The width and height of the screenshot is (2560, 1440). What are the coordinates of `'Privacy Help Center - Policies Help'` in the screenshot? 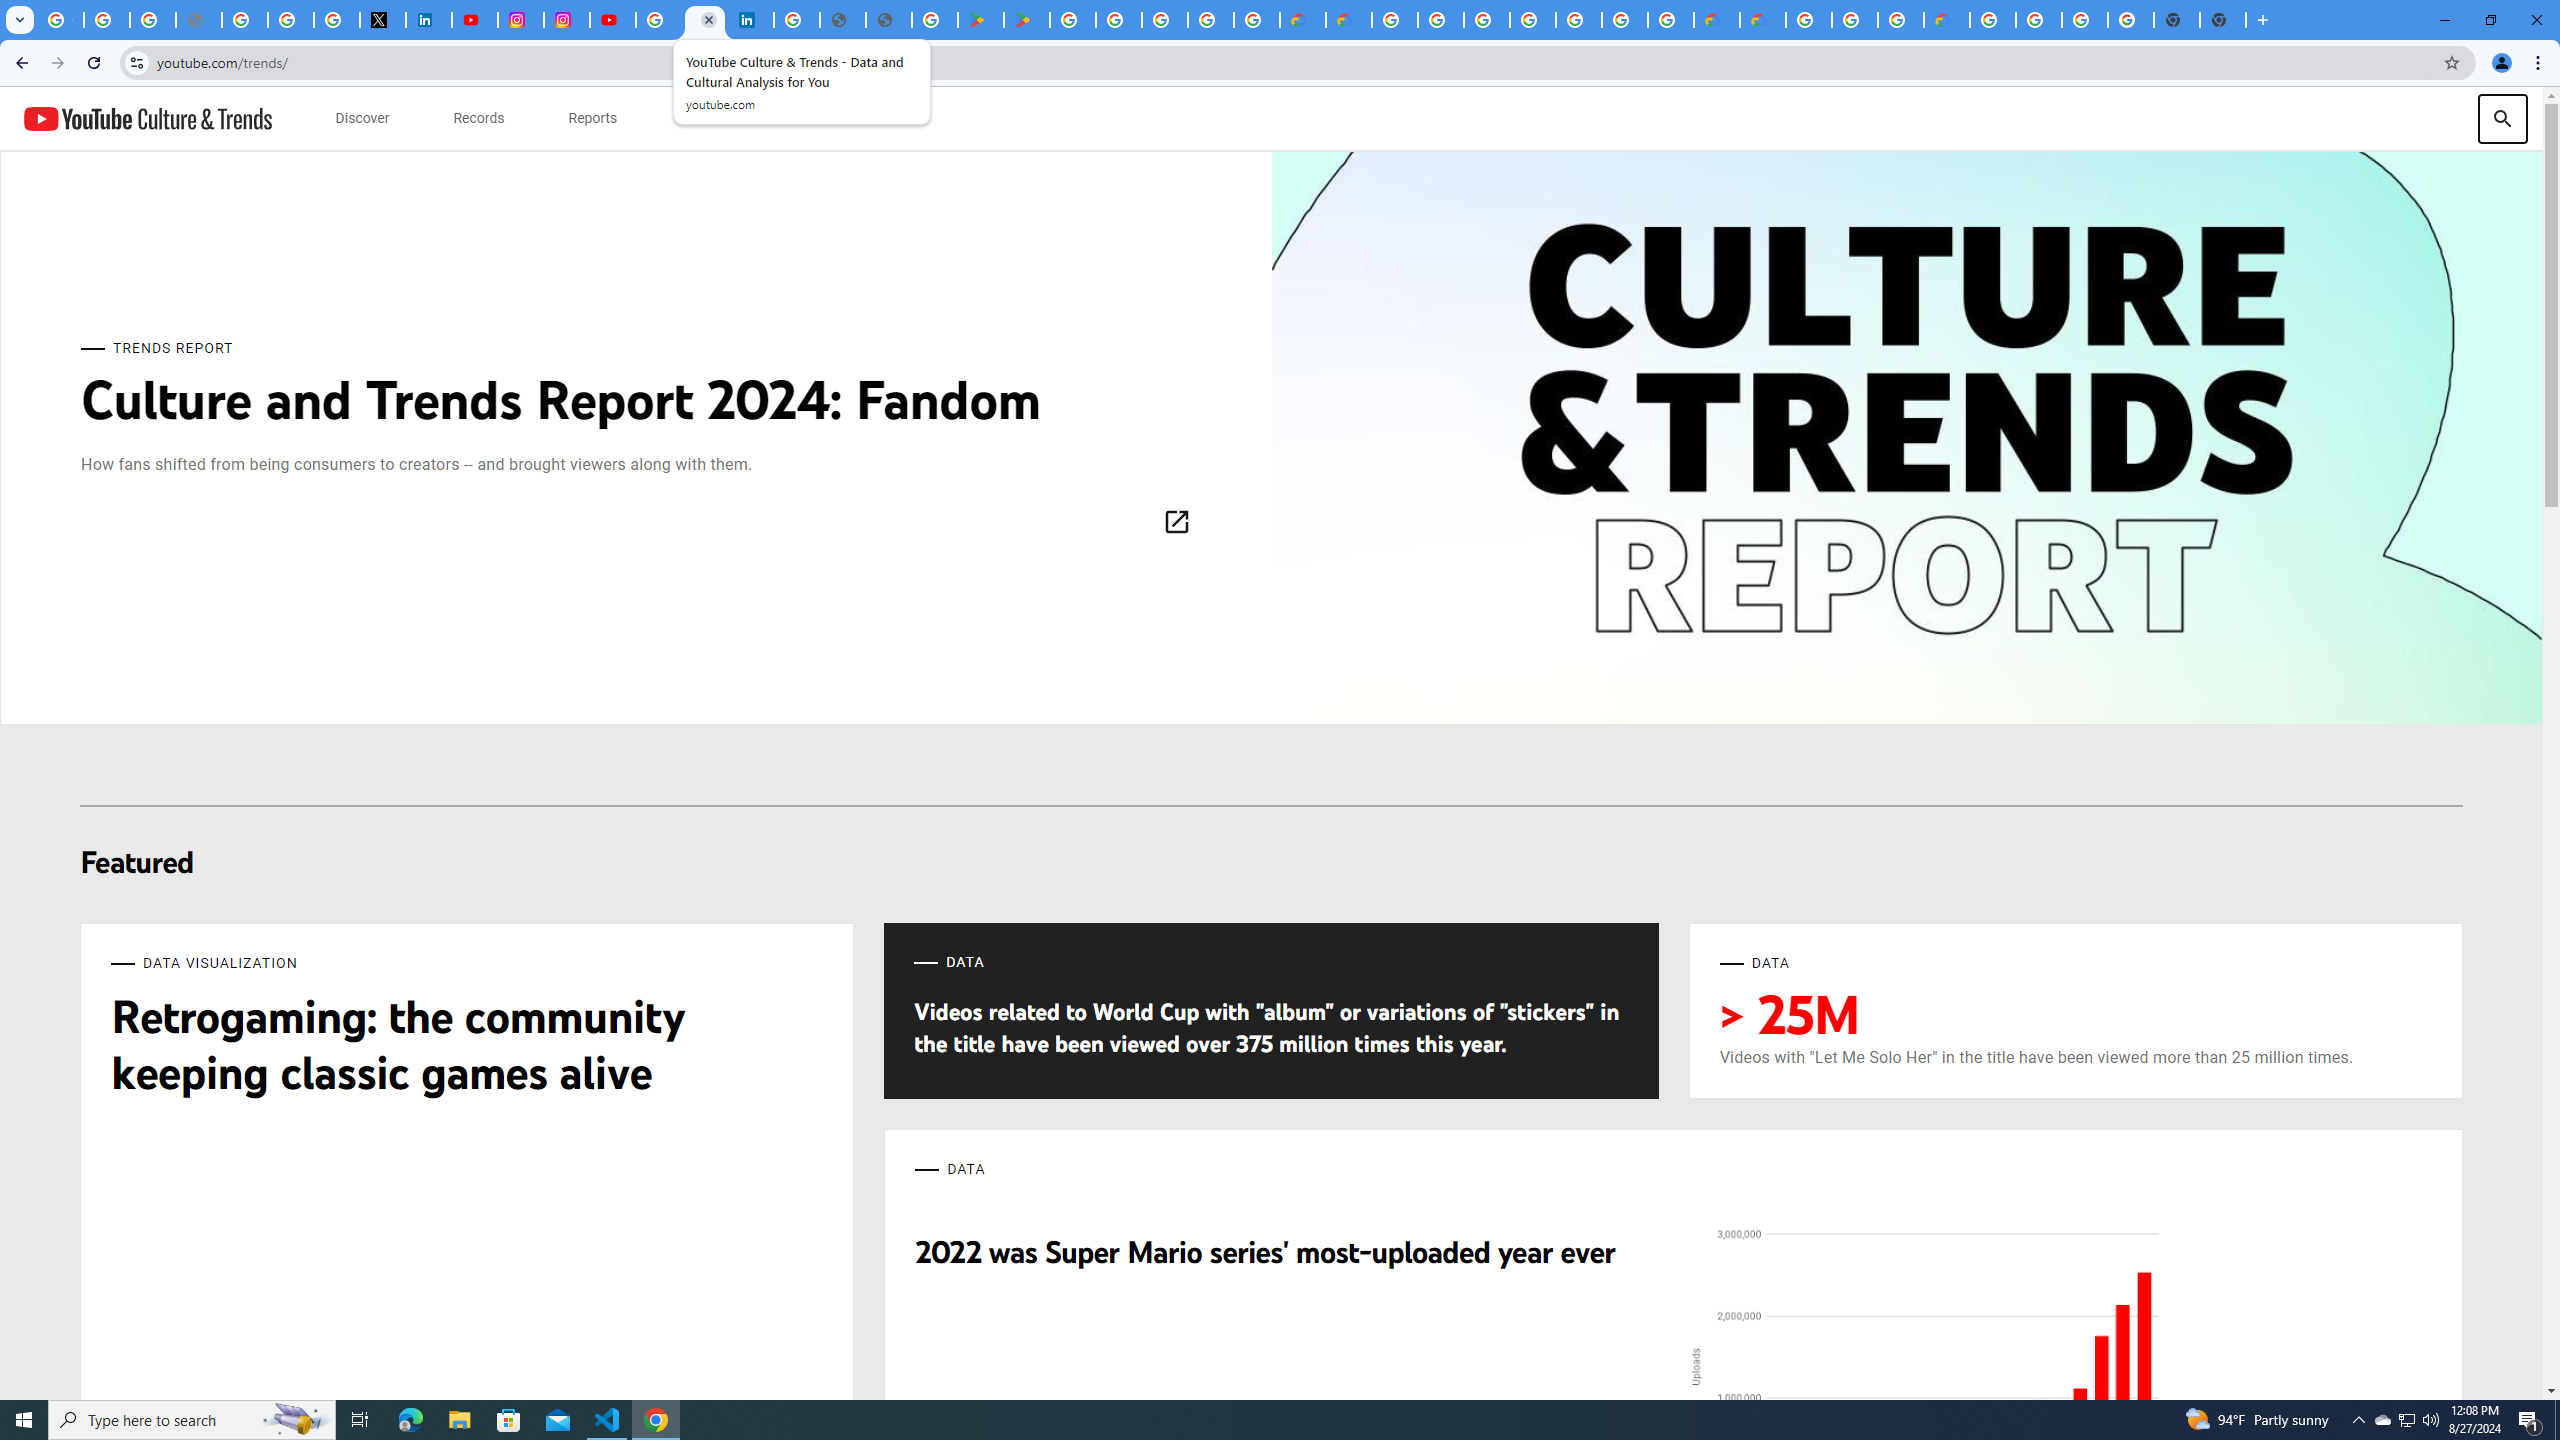 It's located at (244, 19).